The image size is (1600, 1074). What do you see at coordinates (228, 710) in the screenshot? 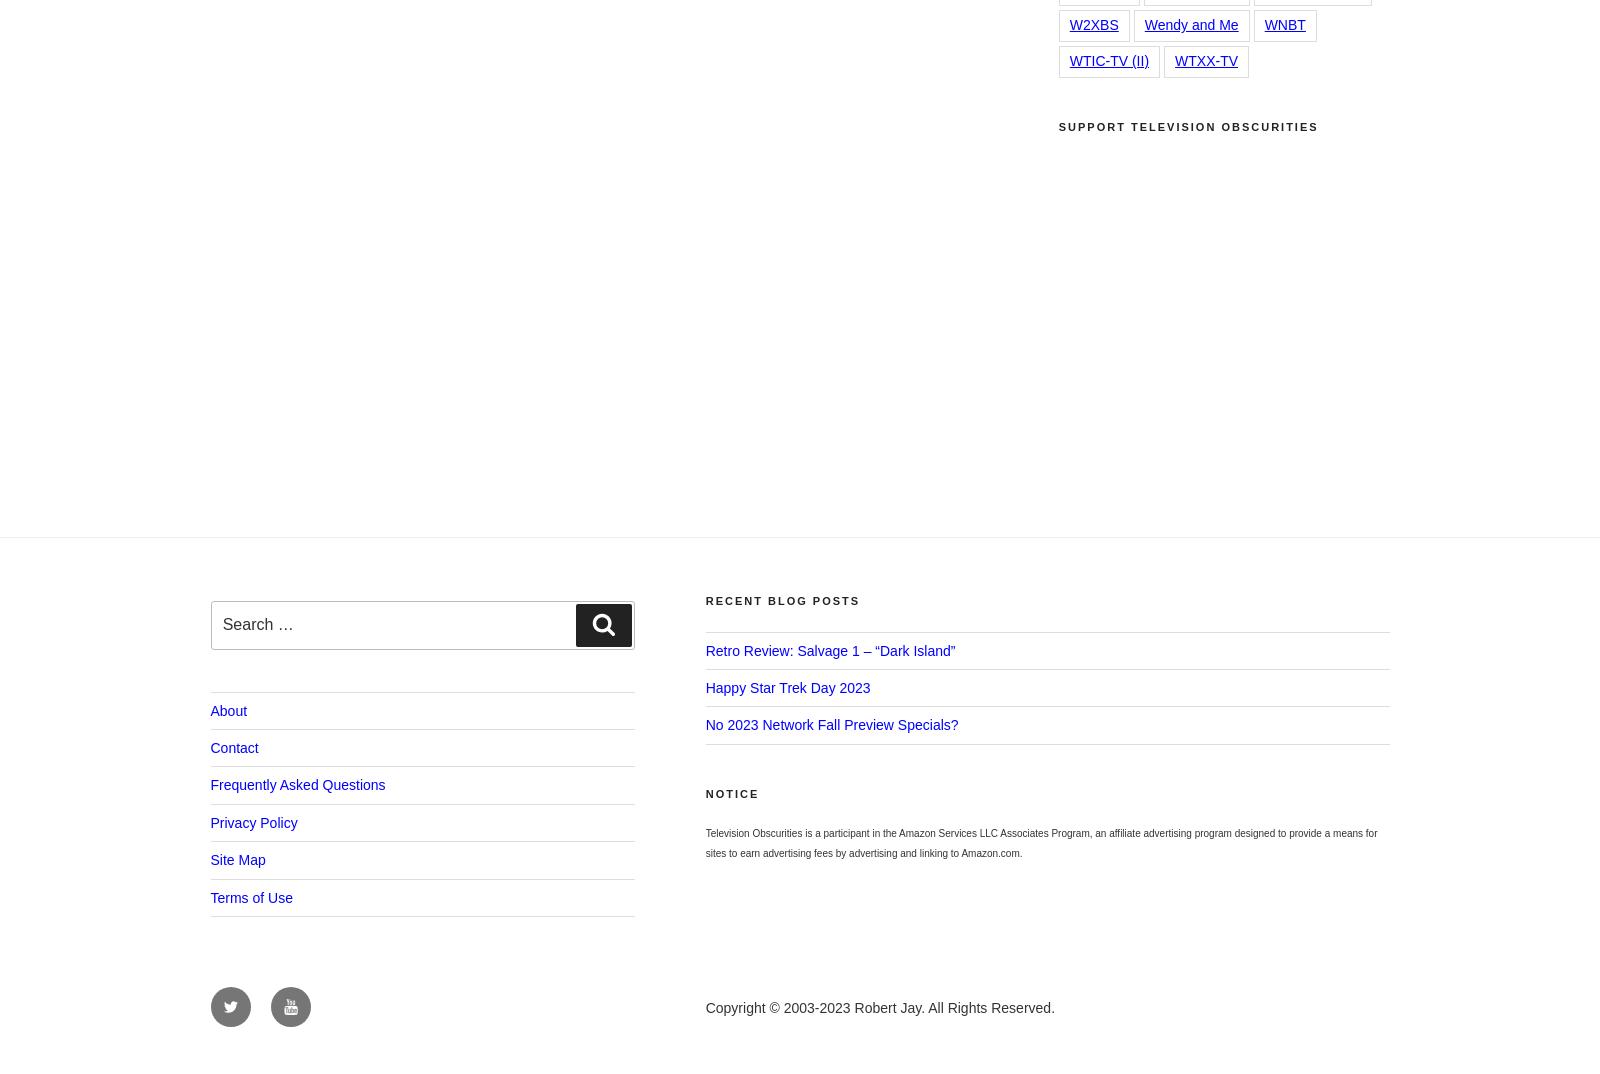
I see `'About'` at bounding box center [228, 710].